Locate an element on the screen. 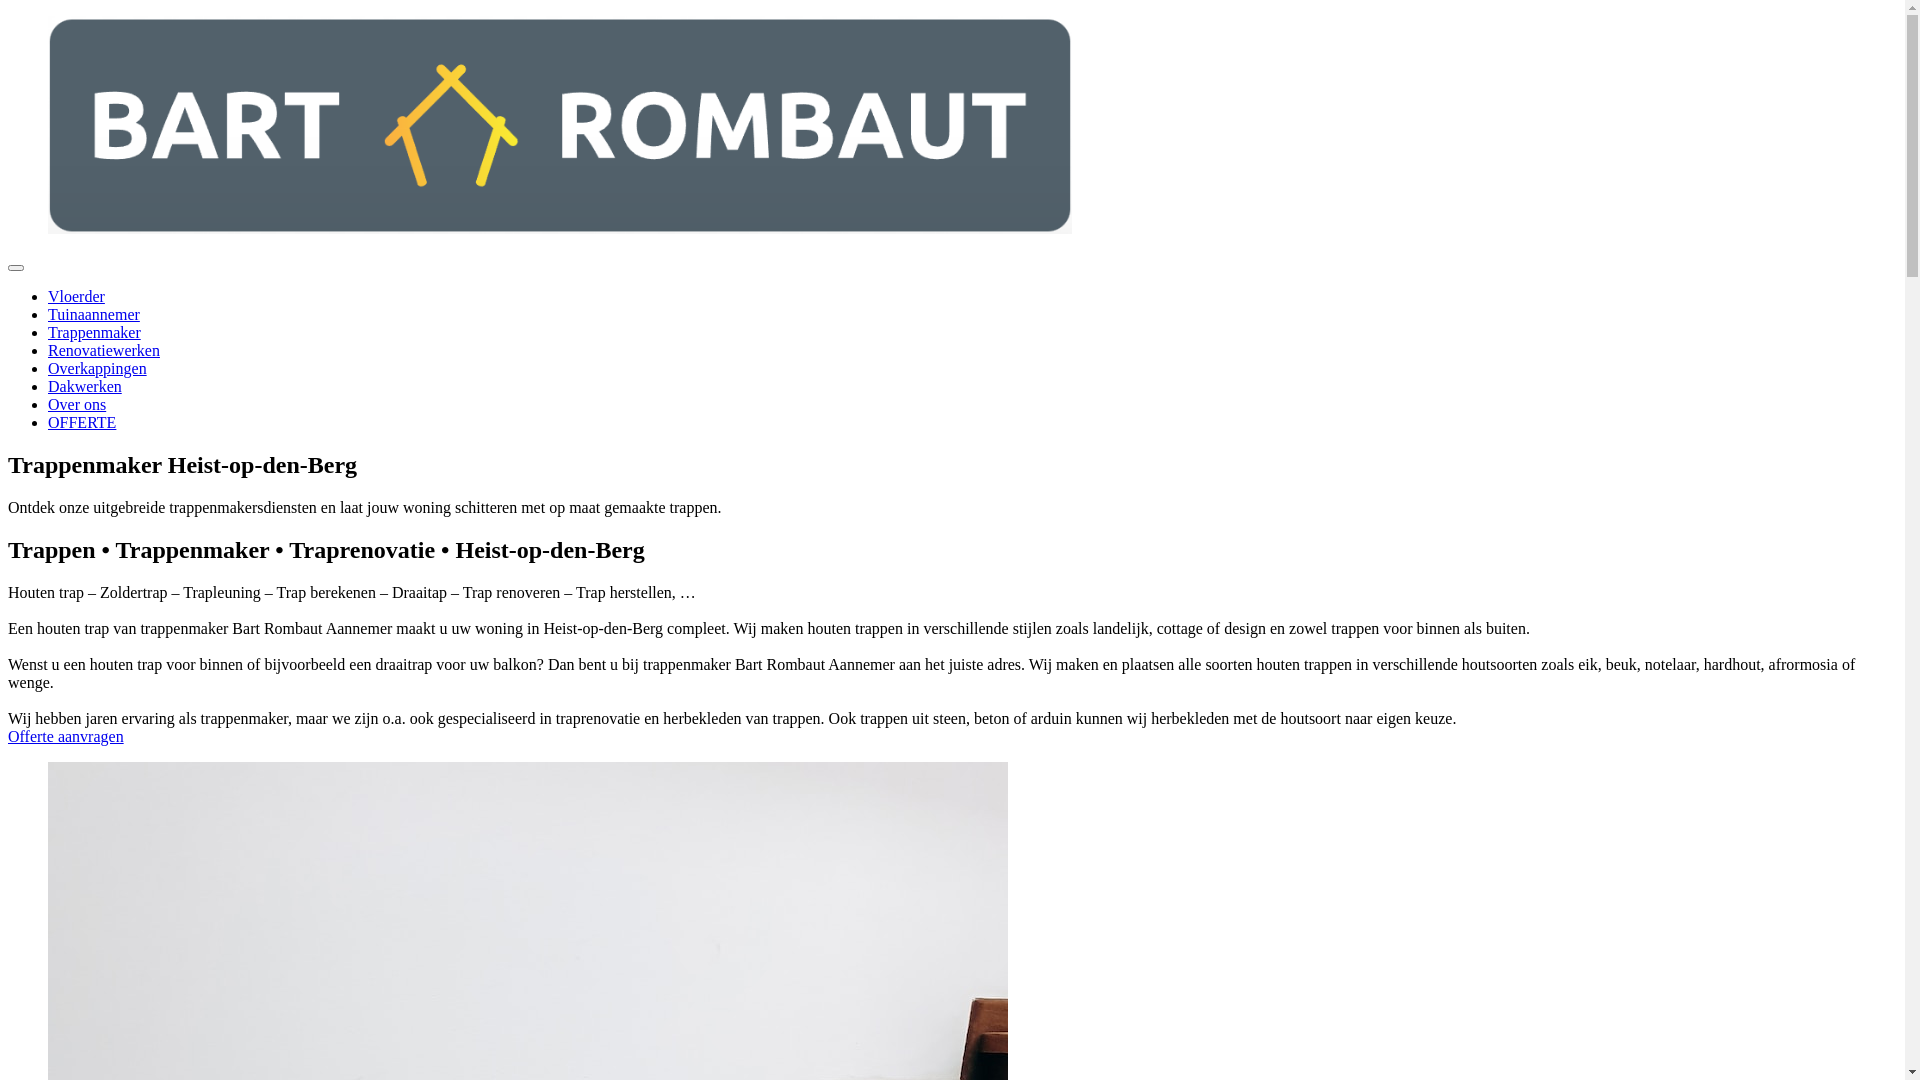 The height and width of the screenshot is (1080, 1920). 'Renovatiewerken' is located at coordinates (103, 349).